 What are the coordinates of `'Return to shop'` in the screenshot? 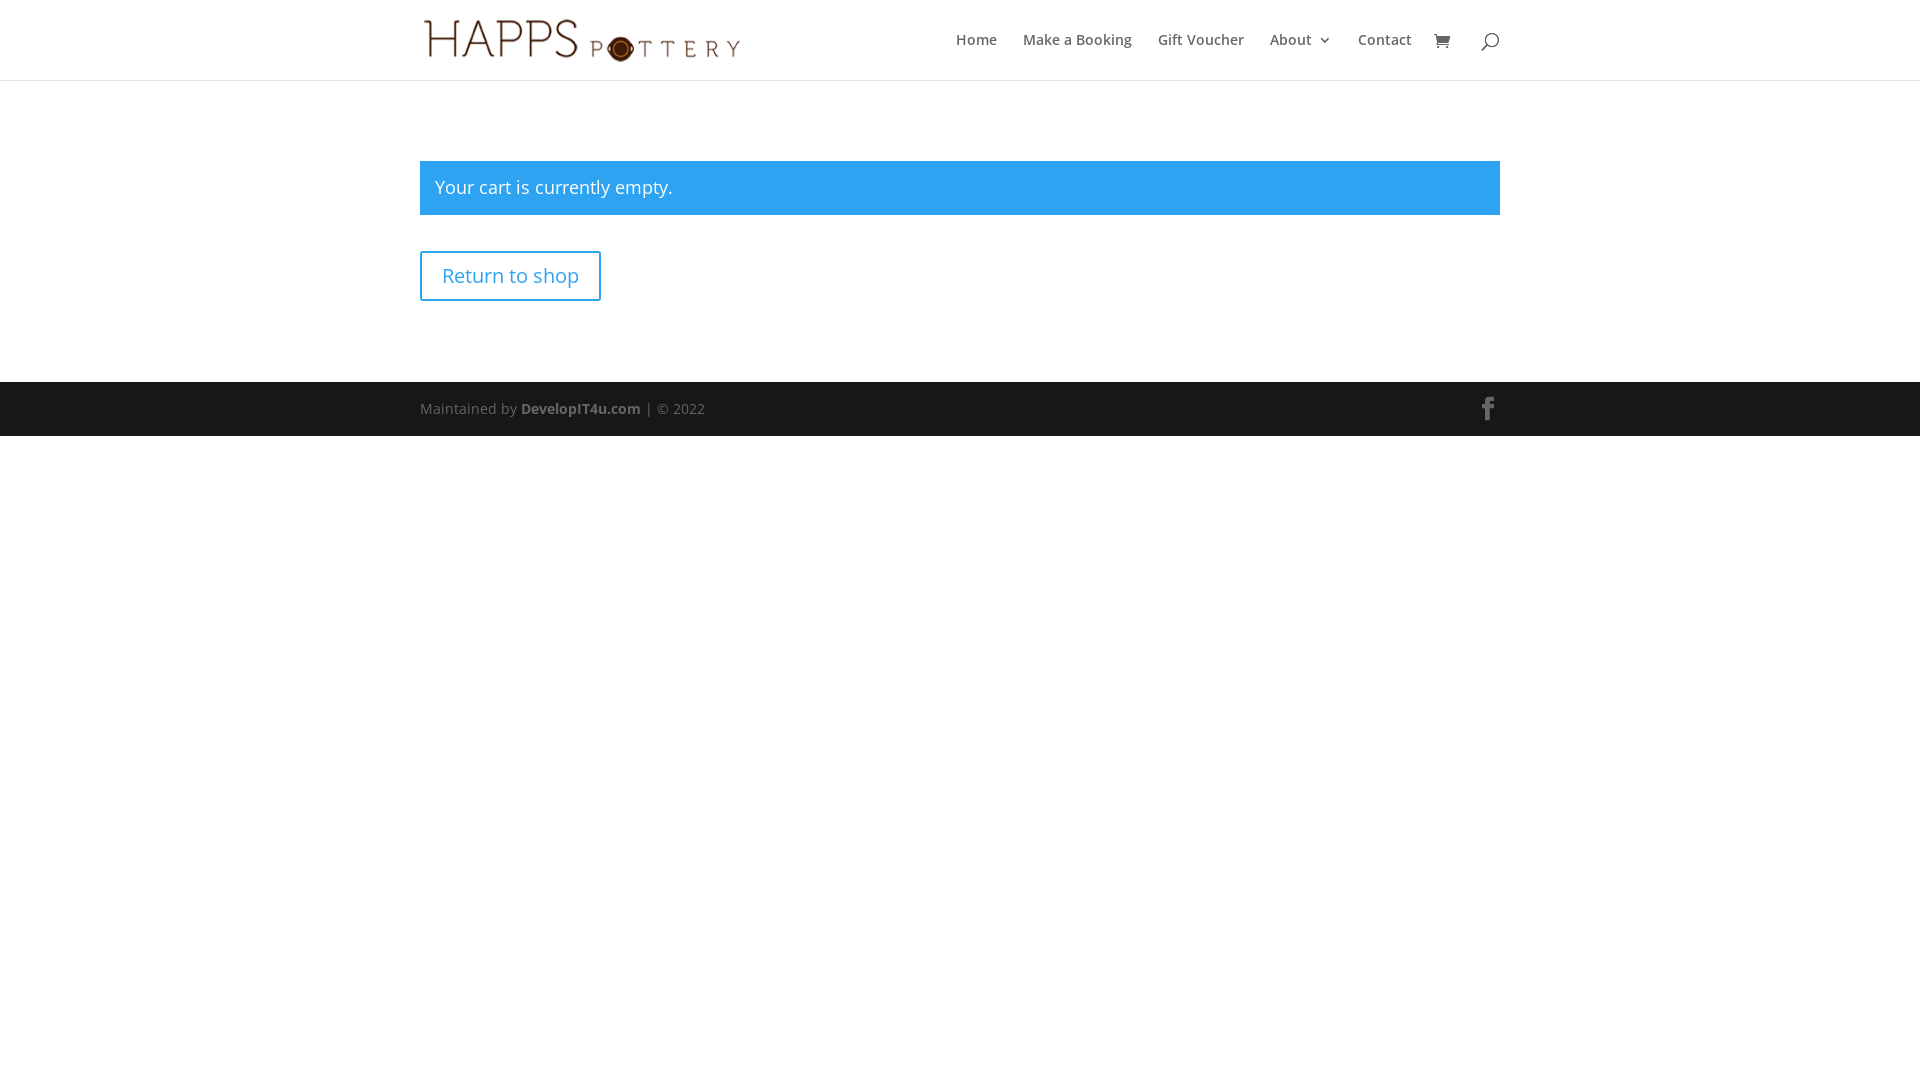 It's located at (419, 276).